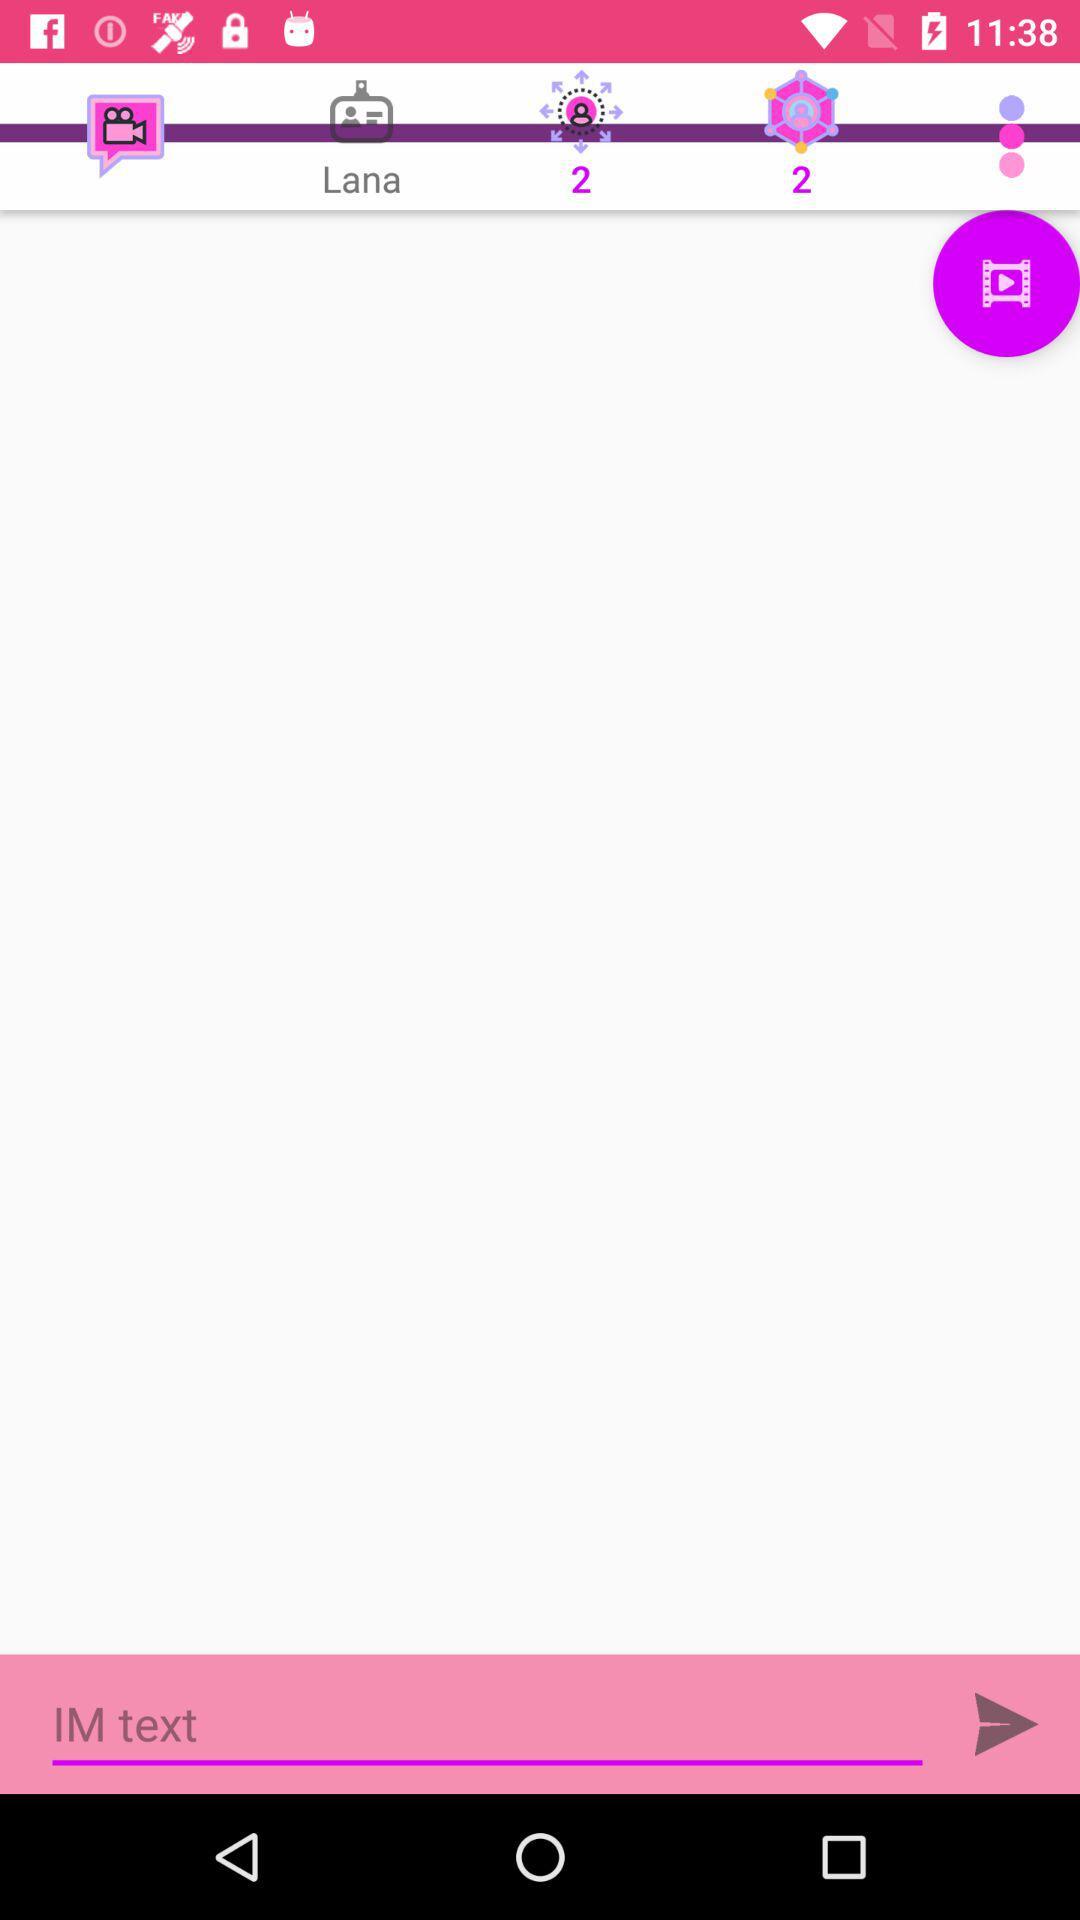 Image resolution: width=1080 pixels, height=1920 pixels. I want to click on video play, so click(1006, 282).